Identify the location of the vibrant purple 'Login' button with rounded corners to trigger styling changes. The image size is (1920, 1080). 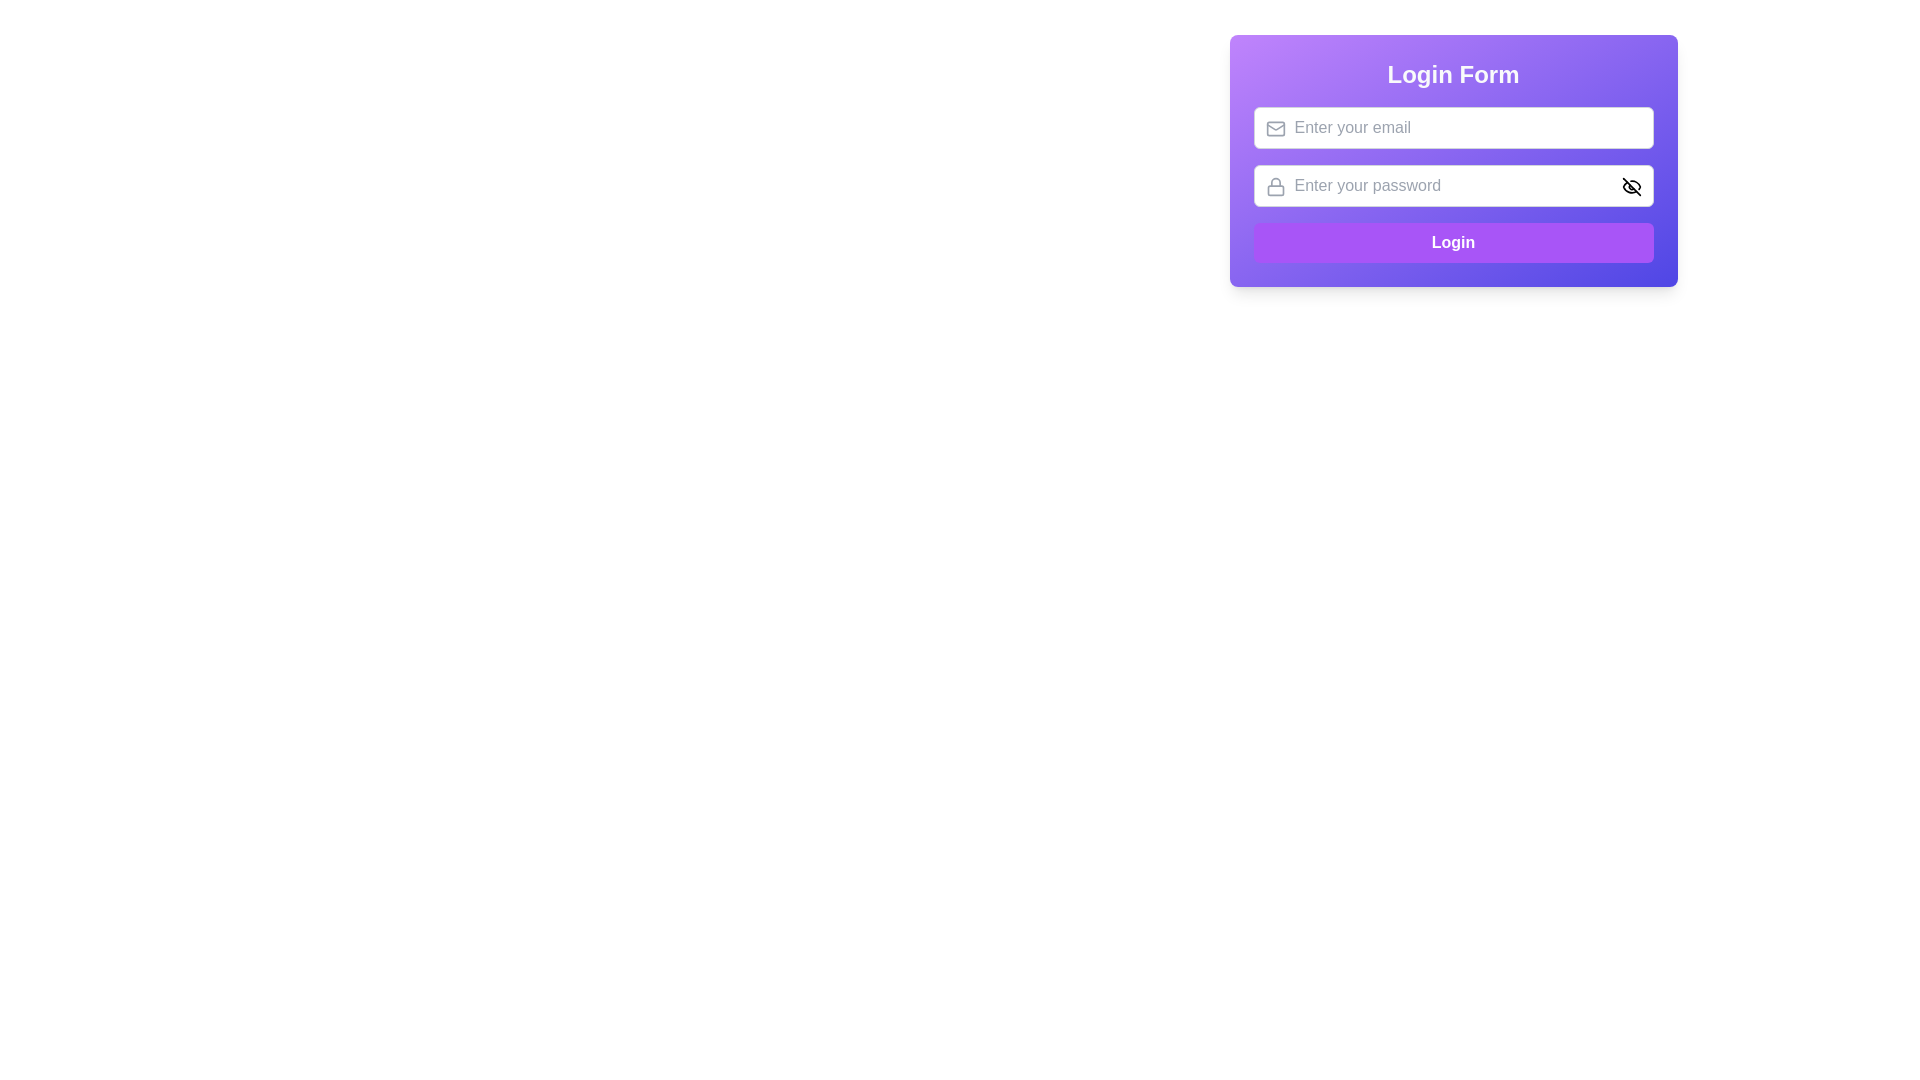
(1453, 242).